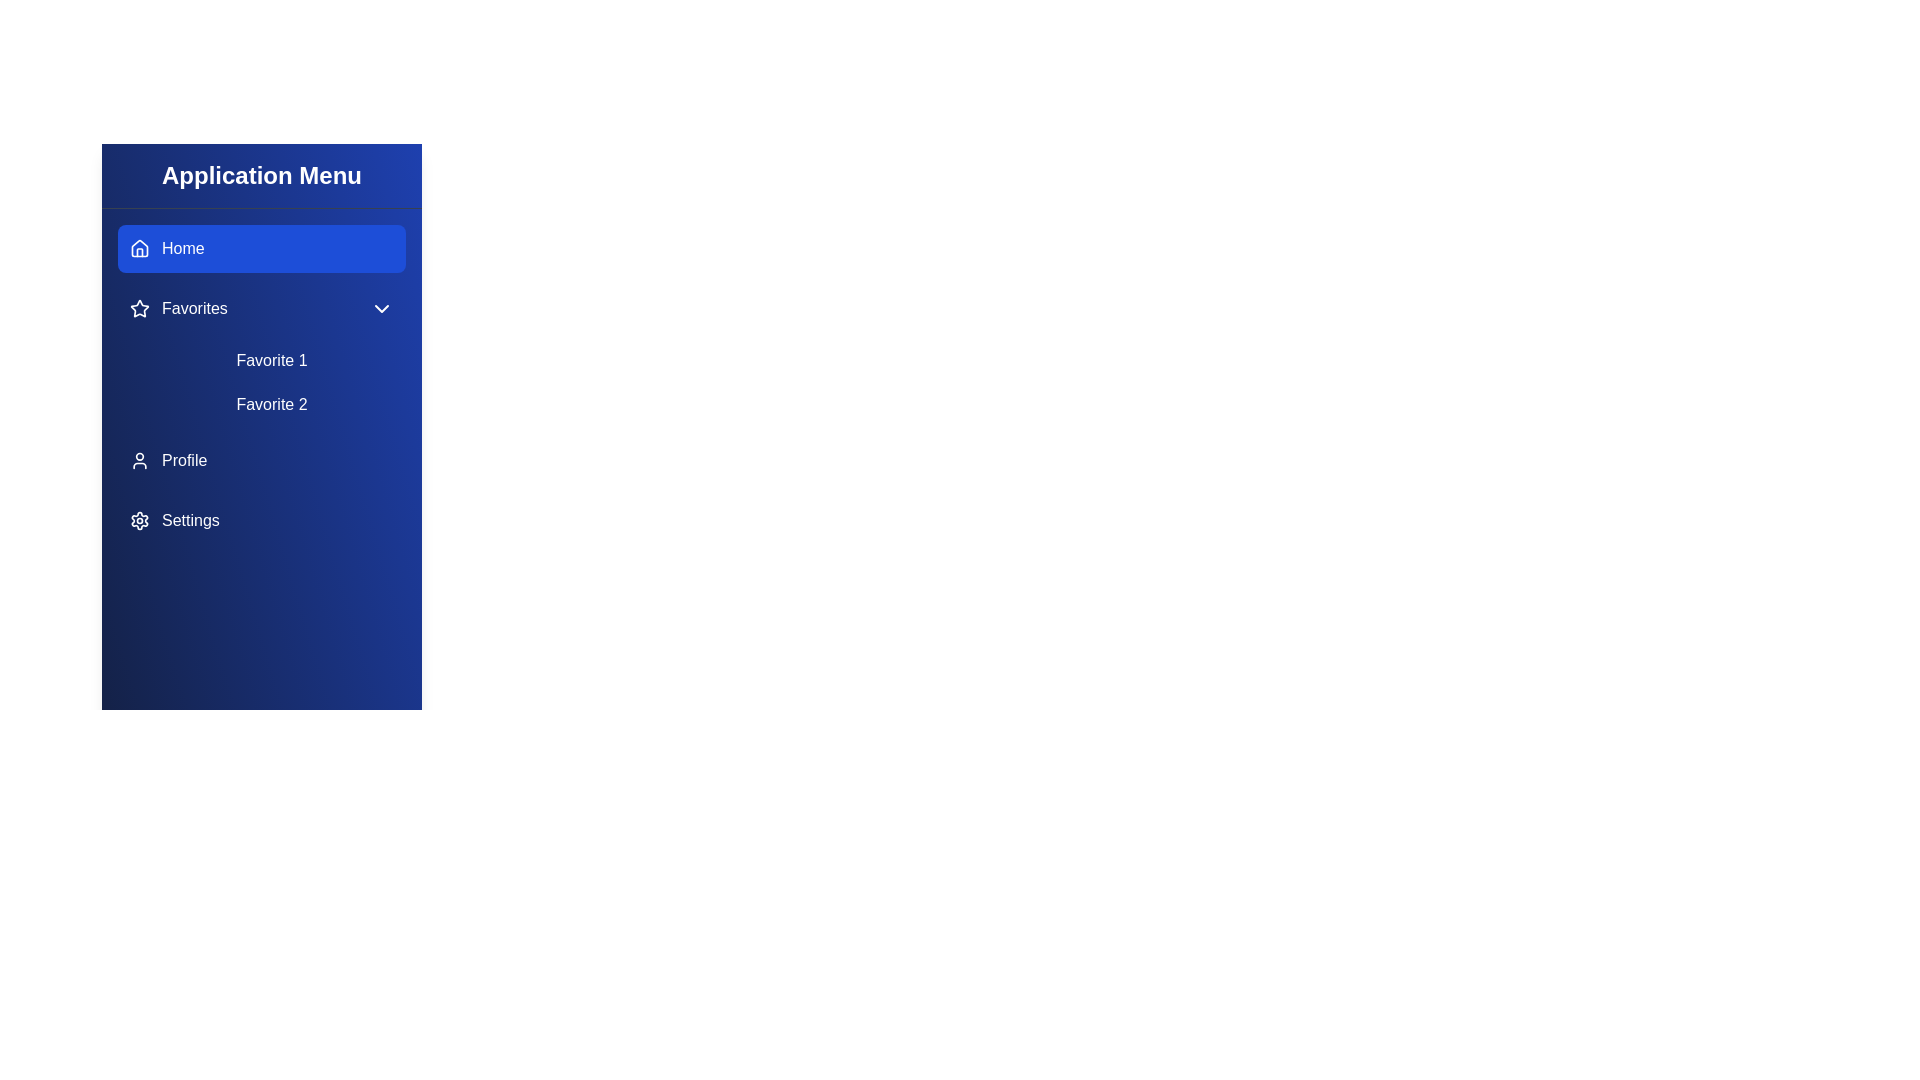 The width and height of the screenshot is (1920, 1080). I want to click on the collapsible menu containing links to 'Favorite 1' and 'Favorite 2' using keyboard shortcuts if available, so click(261, 353).